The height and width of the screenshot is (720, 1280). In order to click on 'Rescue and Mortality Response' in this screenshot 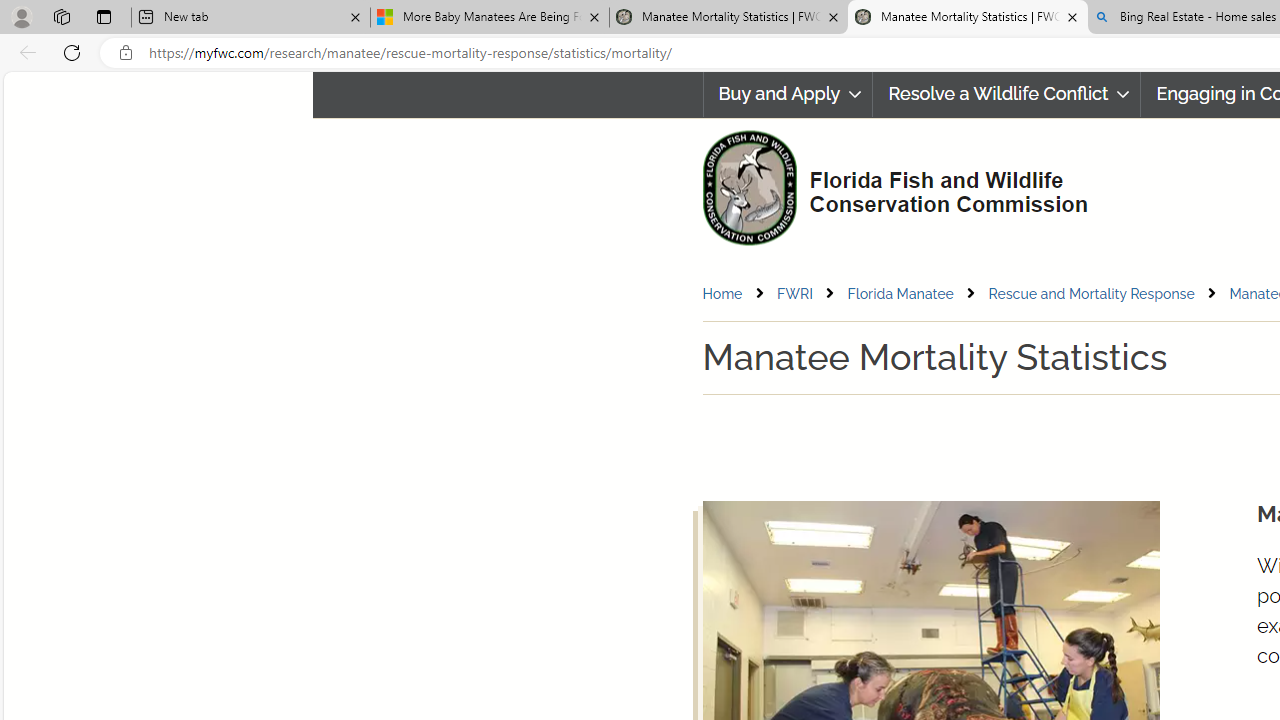, I will do `click(1090, 293)`.